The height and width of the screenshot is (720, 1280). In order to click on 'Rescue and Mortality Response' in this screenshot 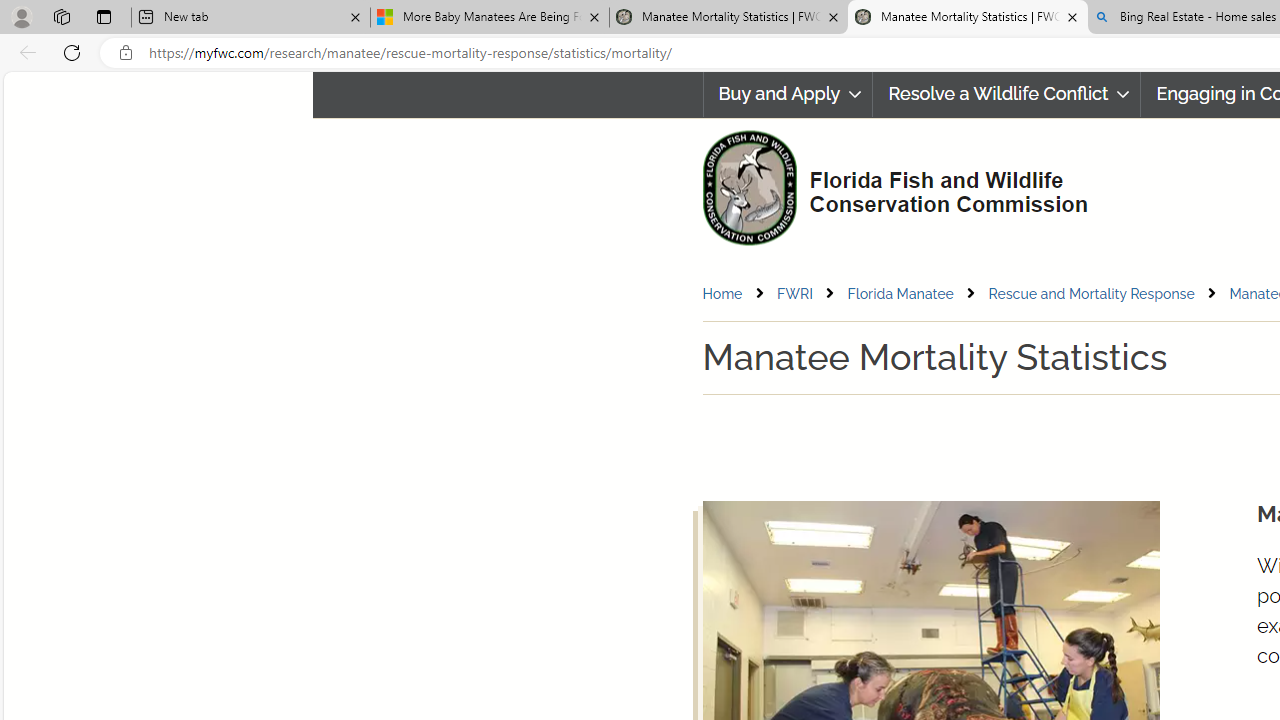, I will do `click(1090, 293)`.